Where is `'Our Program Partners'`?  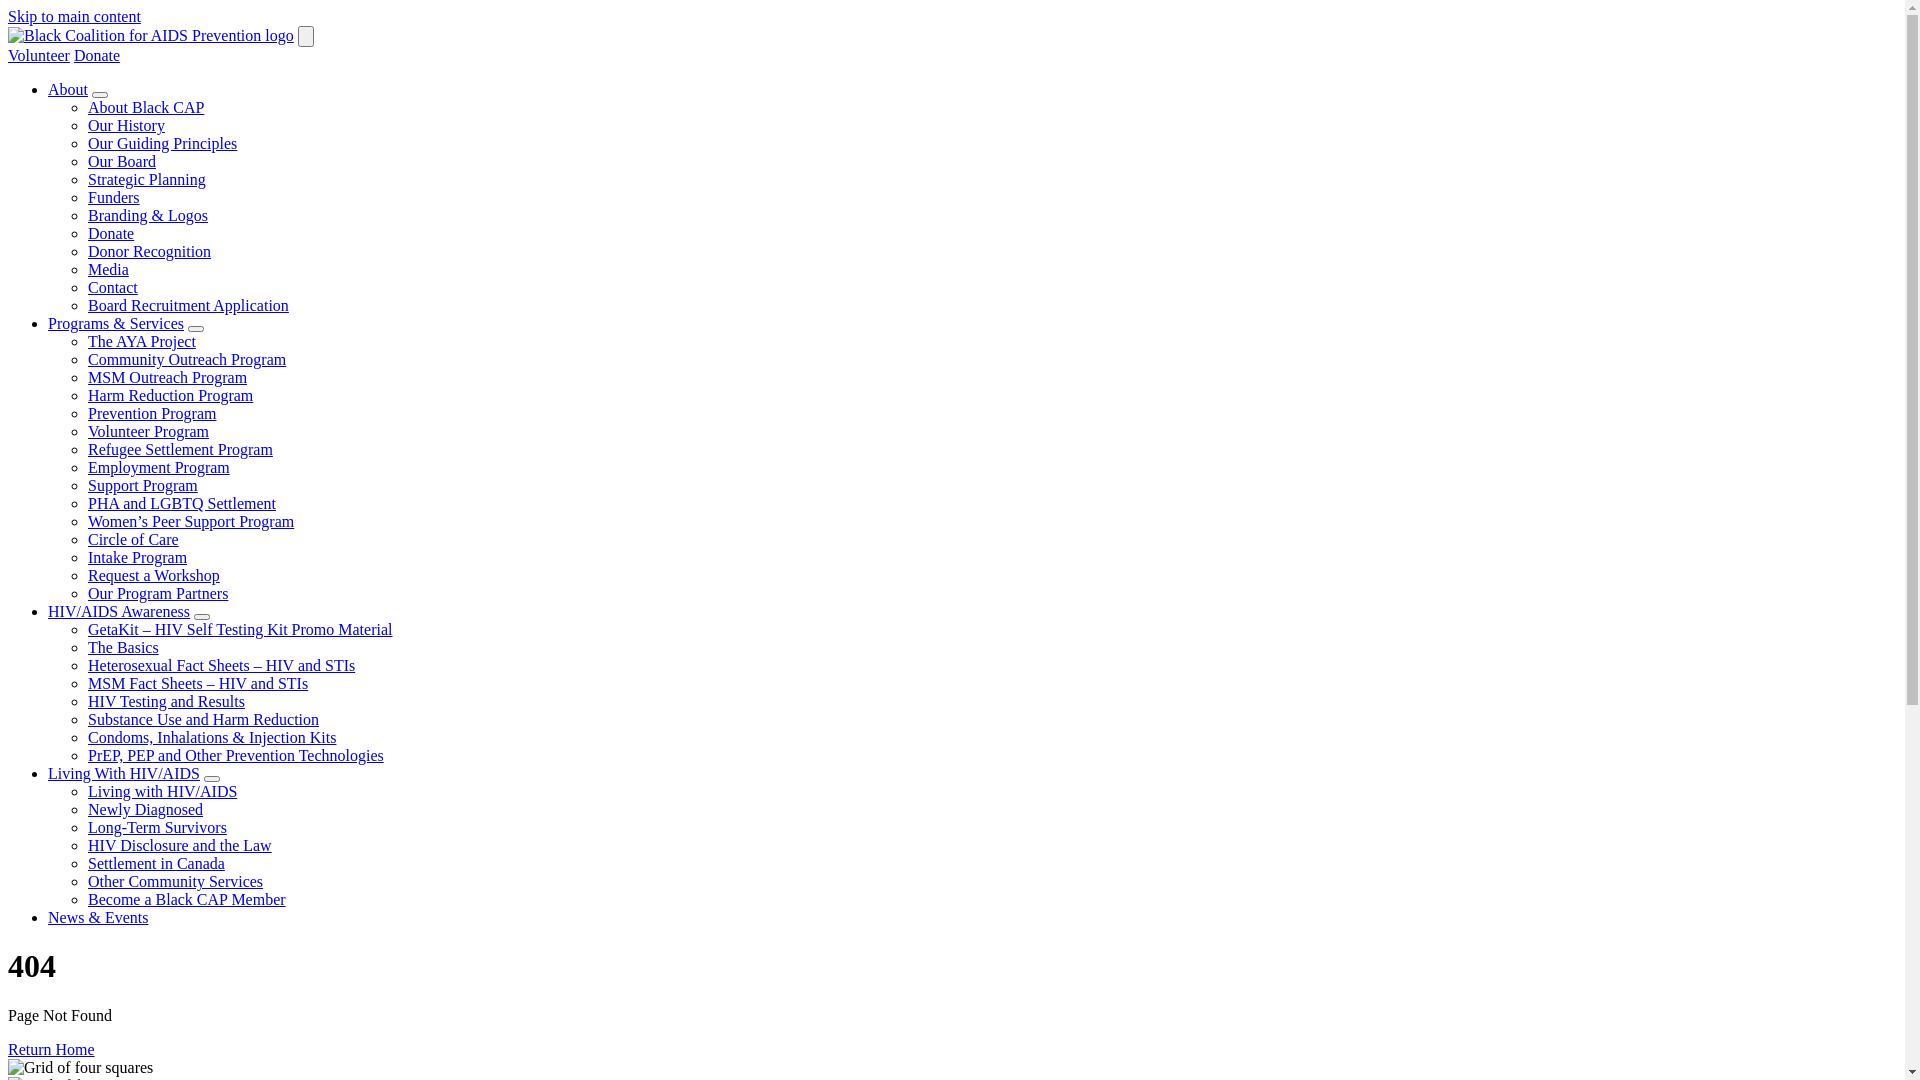
'Our Program Partners' is located at coordinates (157, 592).